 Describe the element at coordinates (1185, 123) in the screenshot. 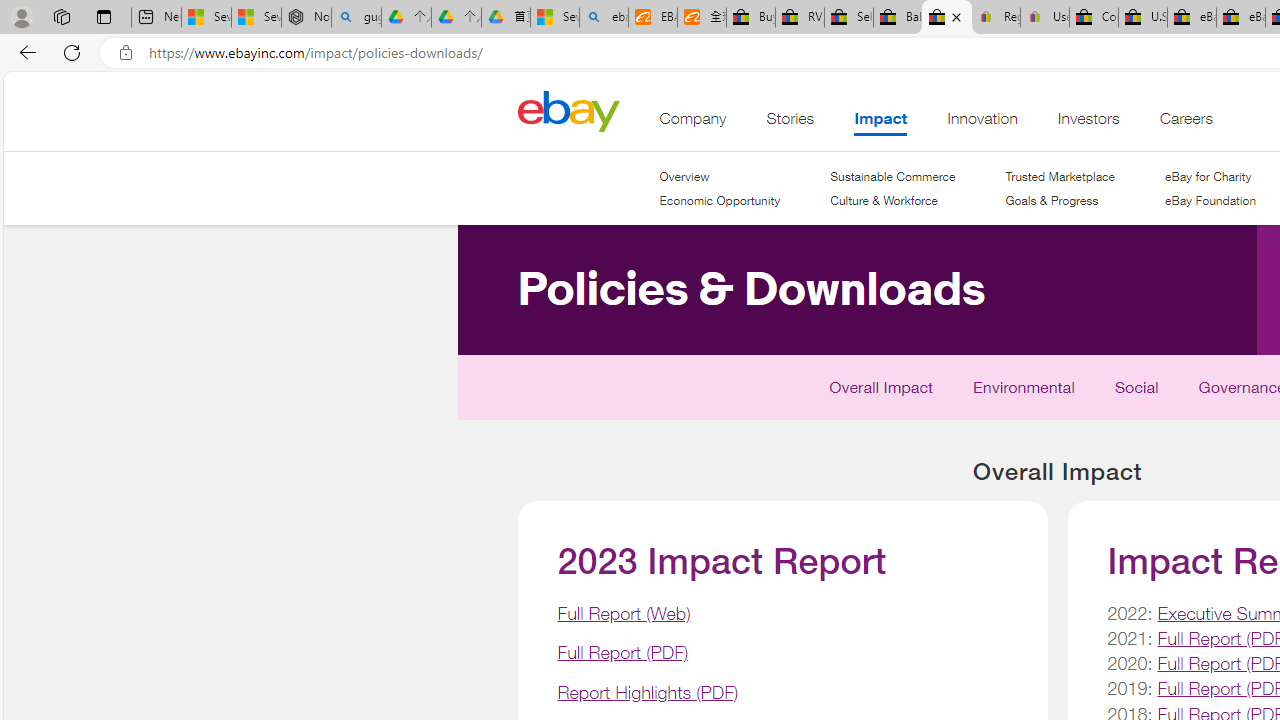

I see `'Careers'` at that location.